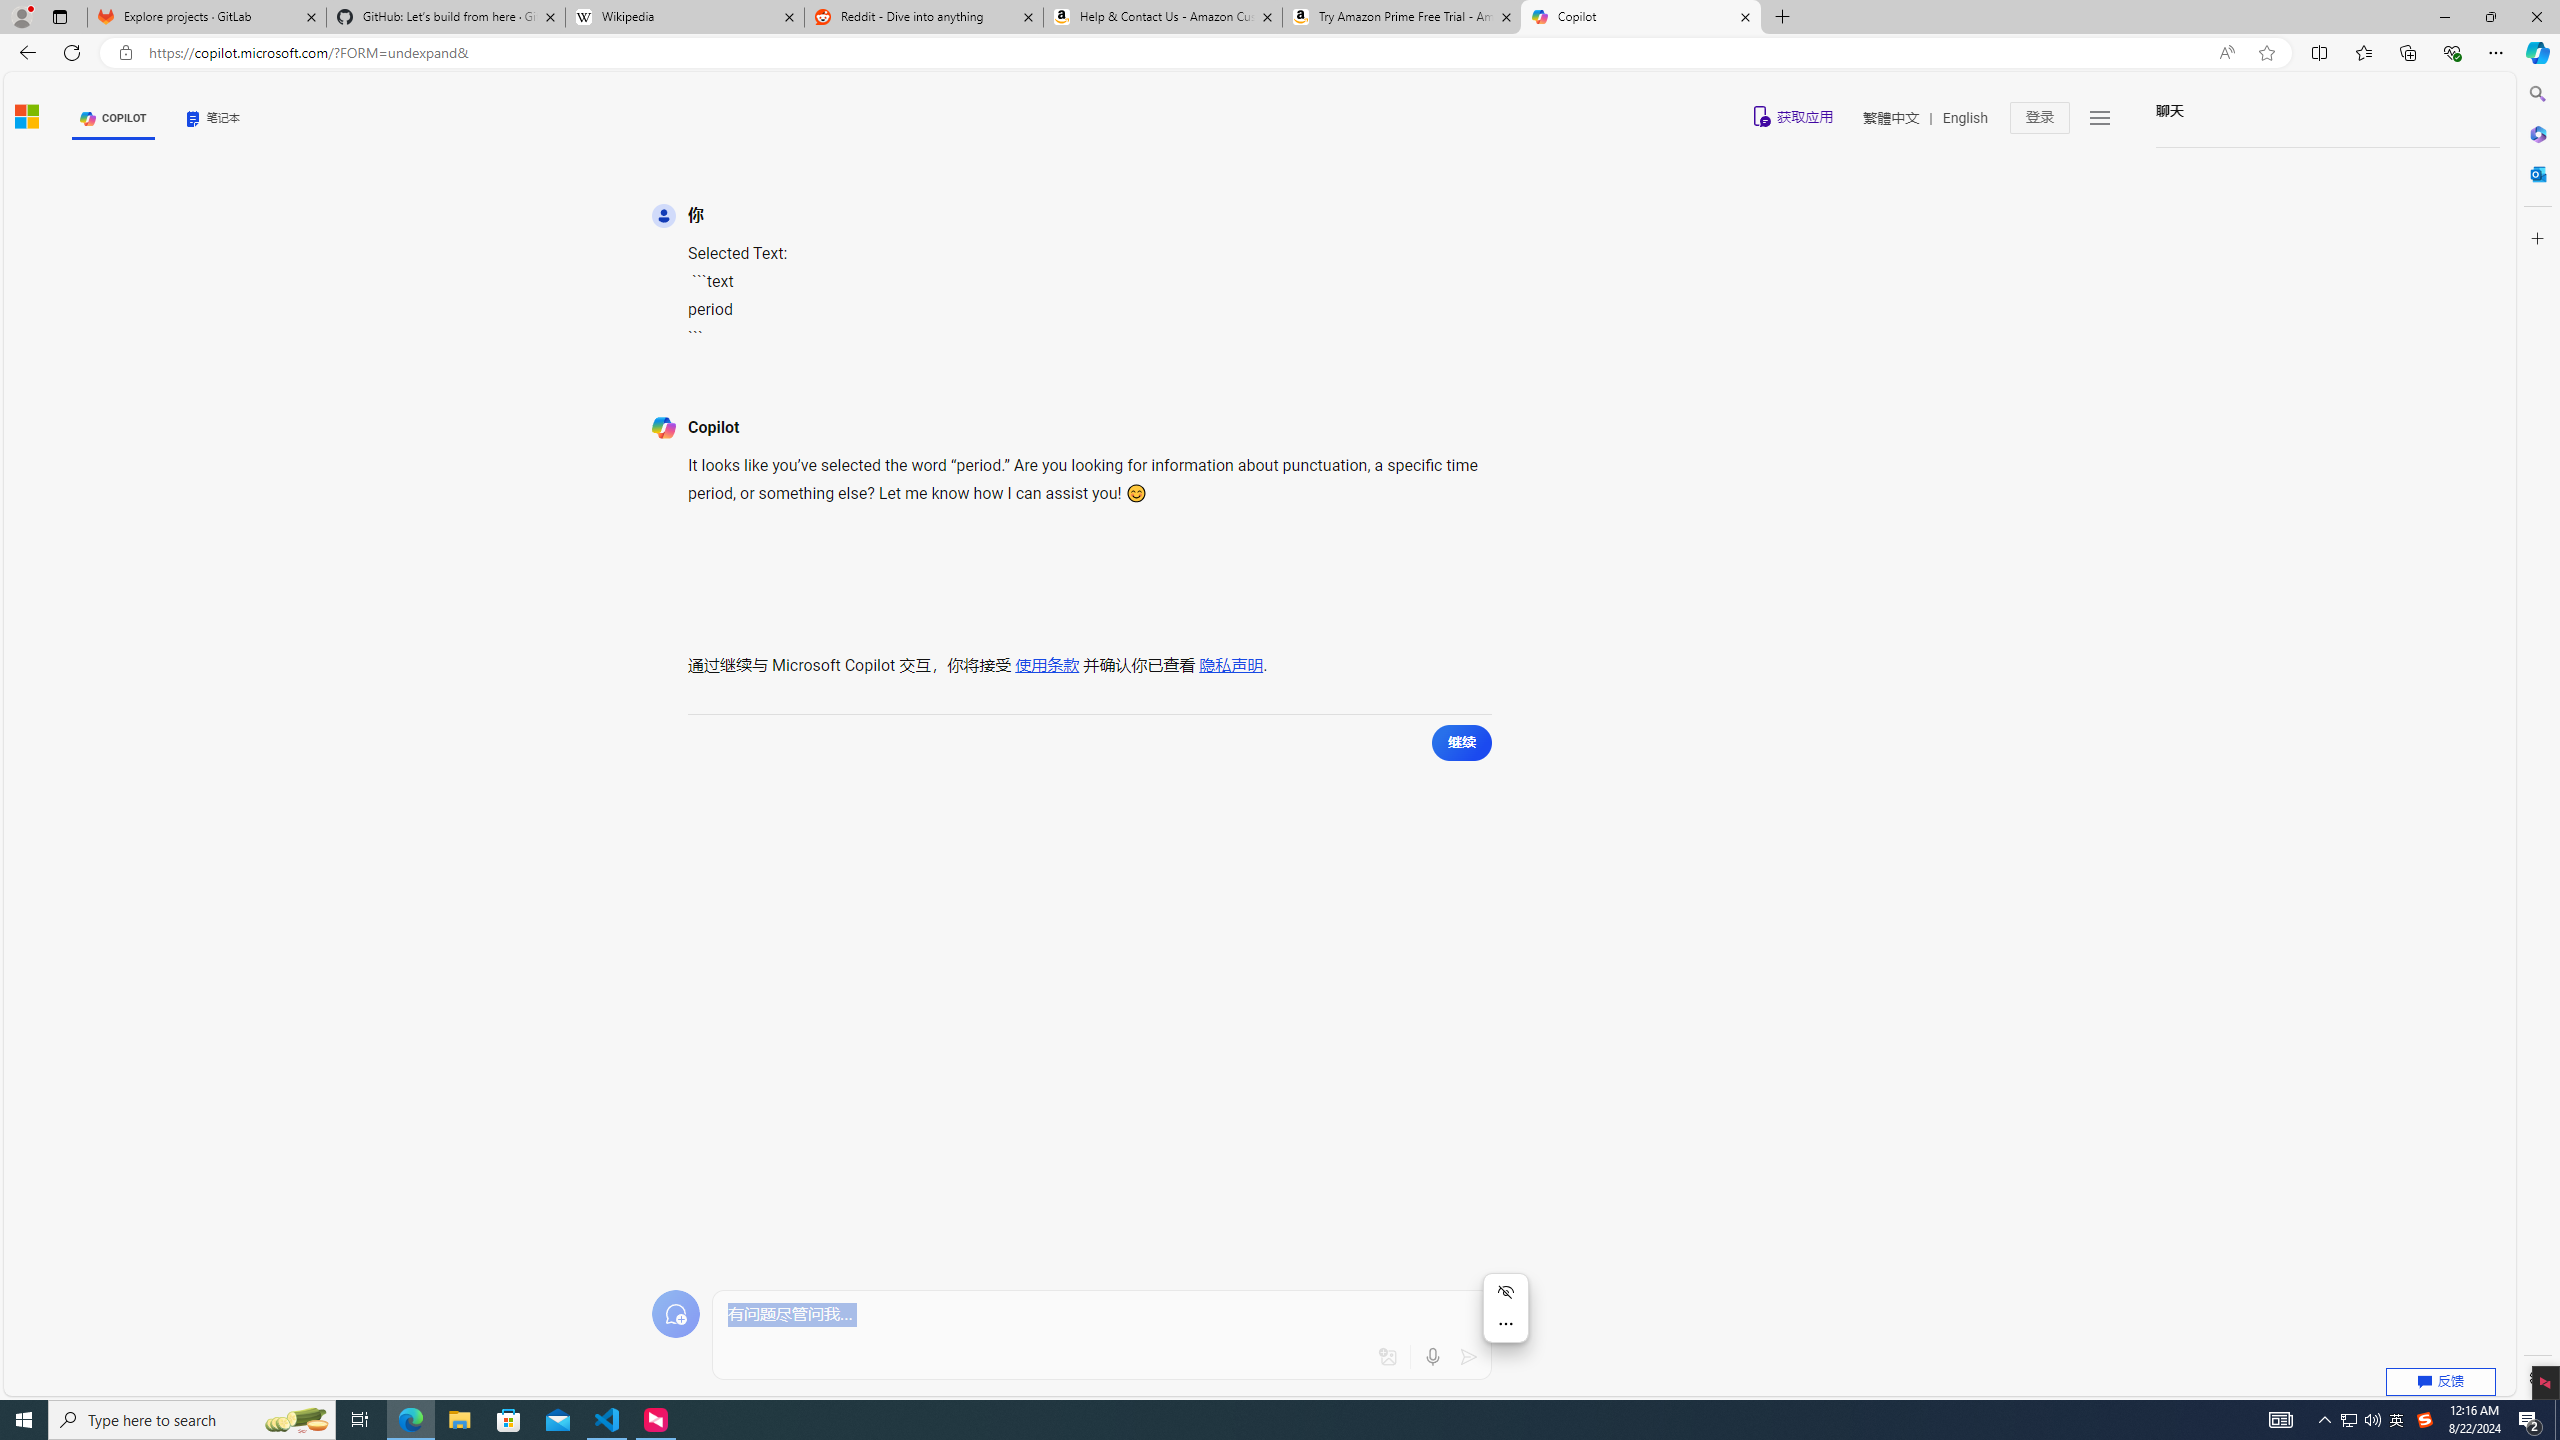  Describe the element at coordinates (1639, 16) in the screenshot. I see `'Copilot'` at that location.